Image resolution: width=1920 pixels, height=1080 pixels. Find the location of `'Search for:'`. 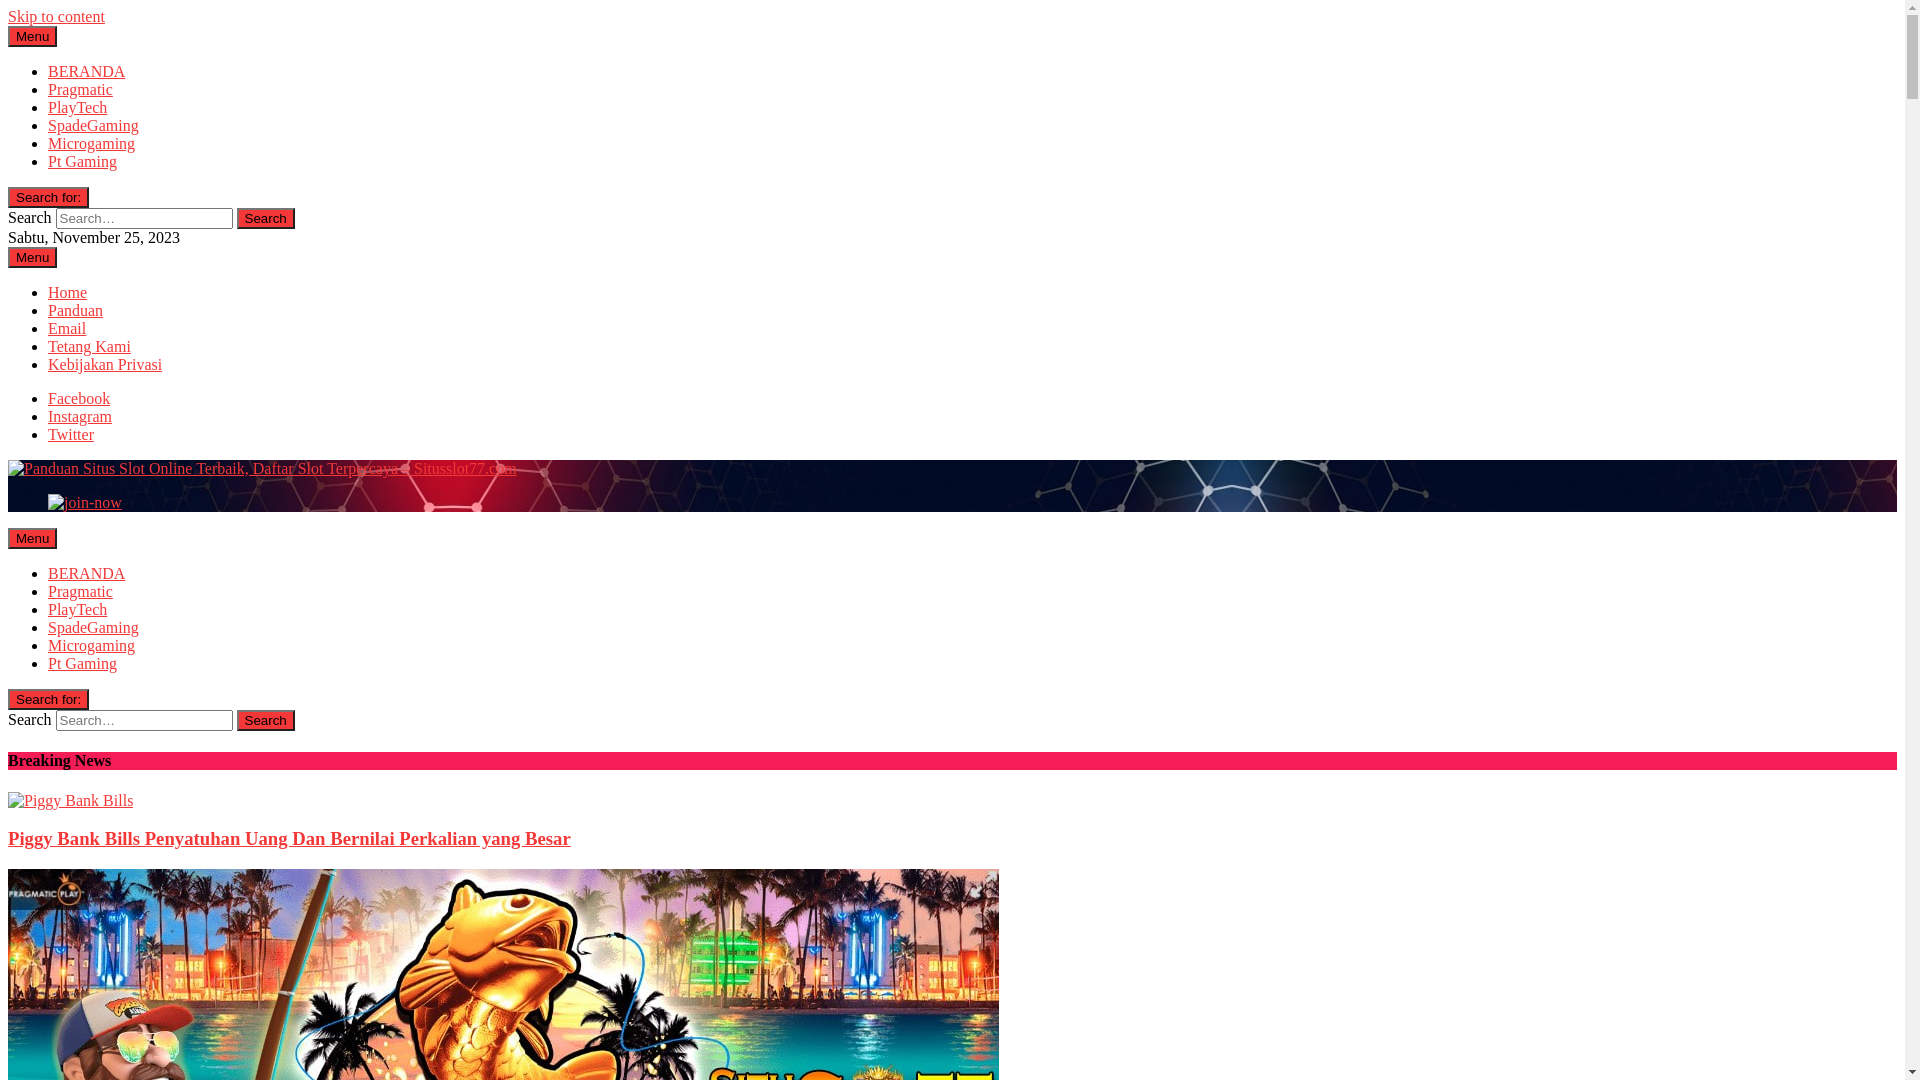

'Search for:' is located at coordinates (48, 698).